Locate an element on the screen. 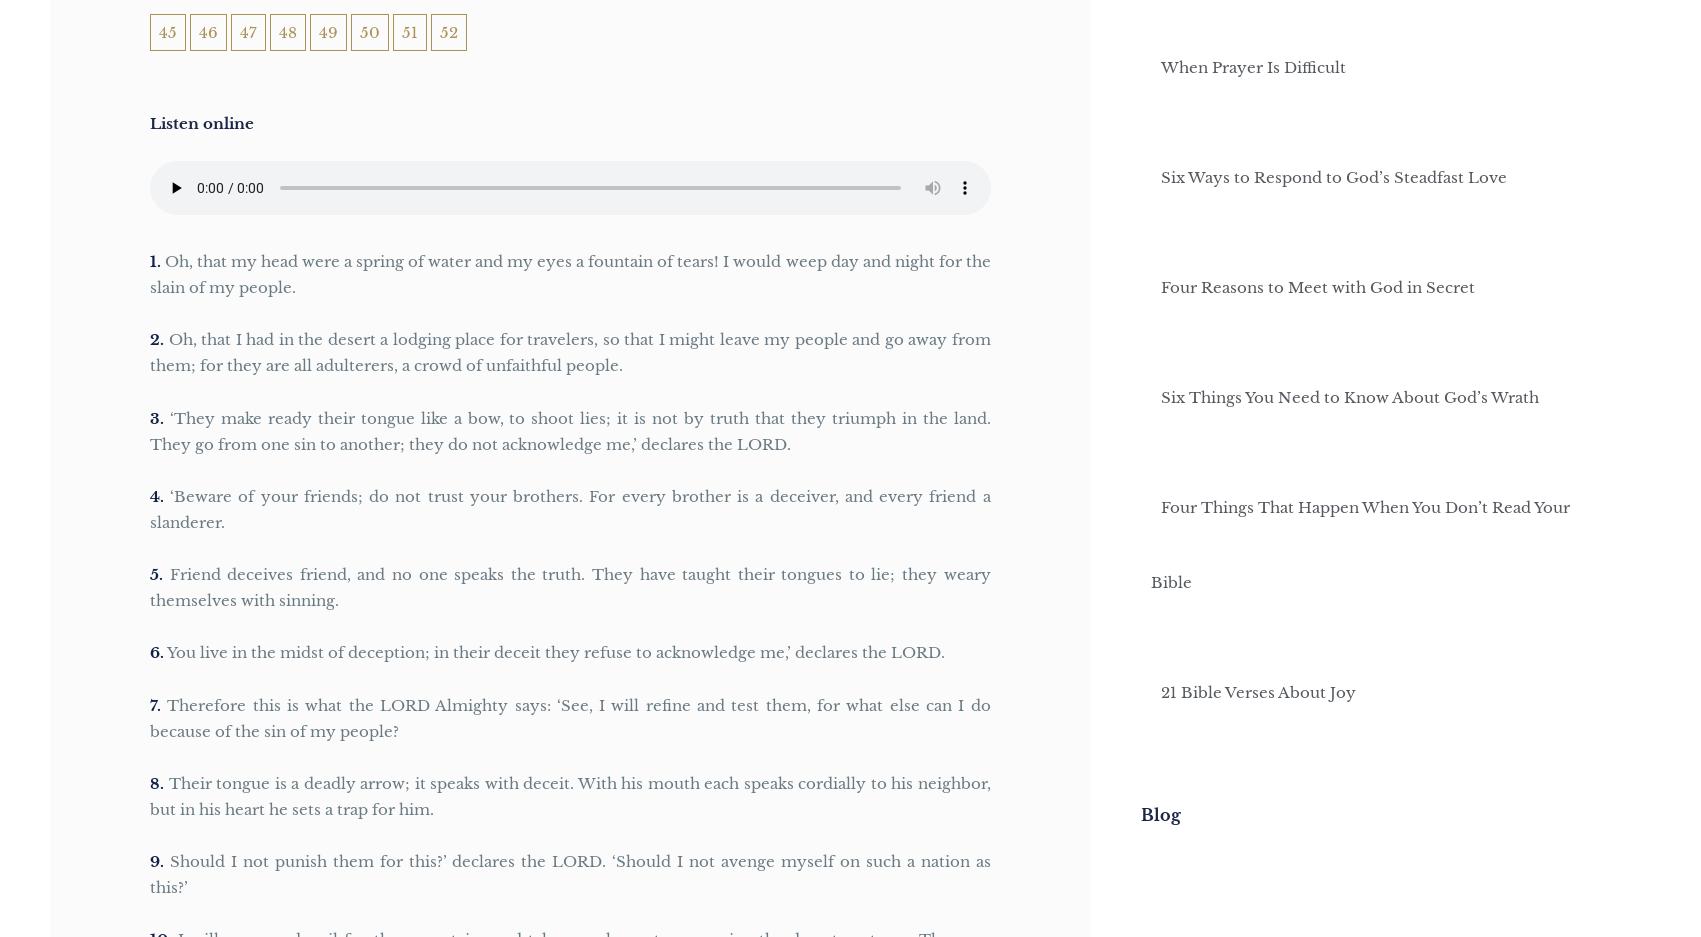 This screenshot has width=1701, height=937. '45' is located at coordinates (158, 31).